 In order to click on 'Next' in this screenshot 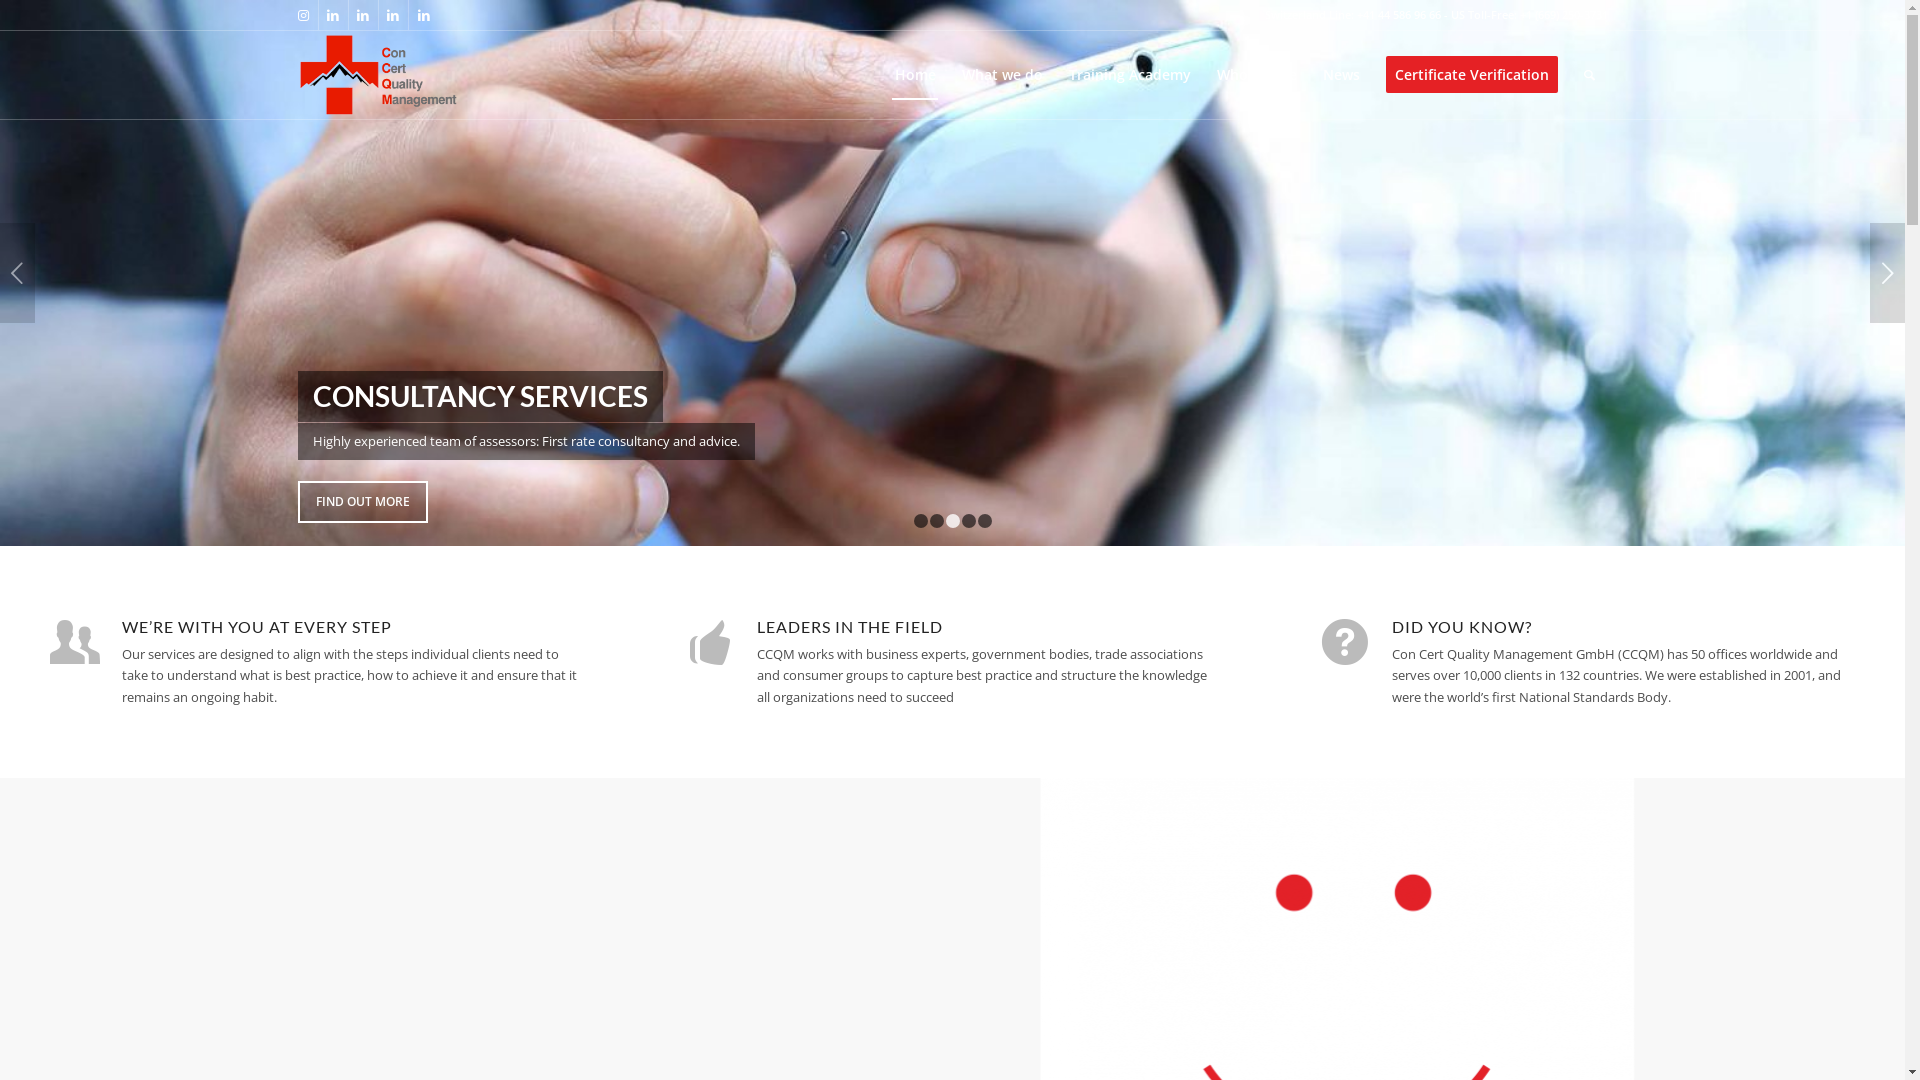, I will do `click(1869, 273)`.